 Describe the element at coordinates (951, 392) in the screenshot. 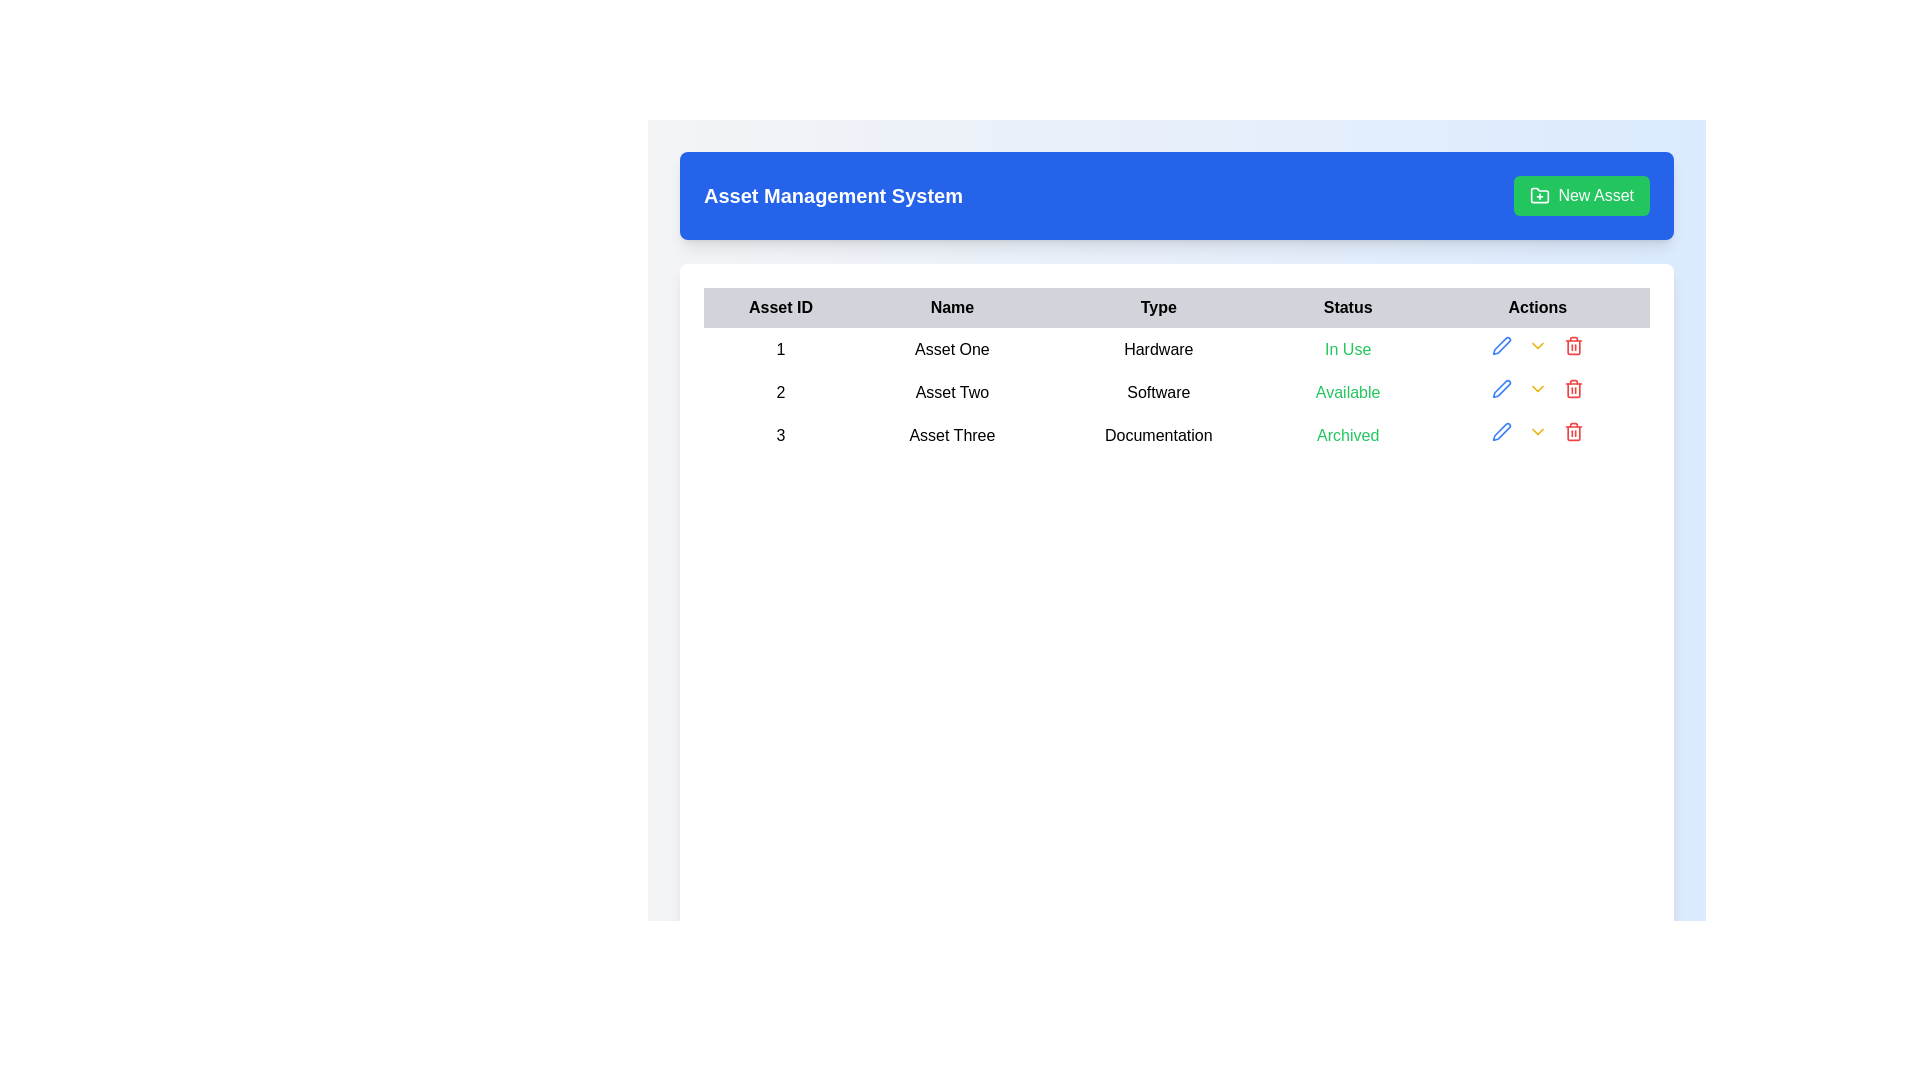

I see `the 'Asset Two' text element located in the second row under the 'Name' column of the table` at that location.